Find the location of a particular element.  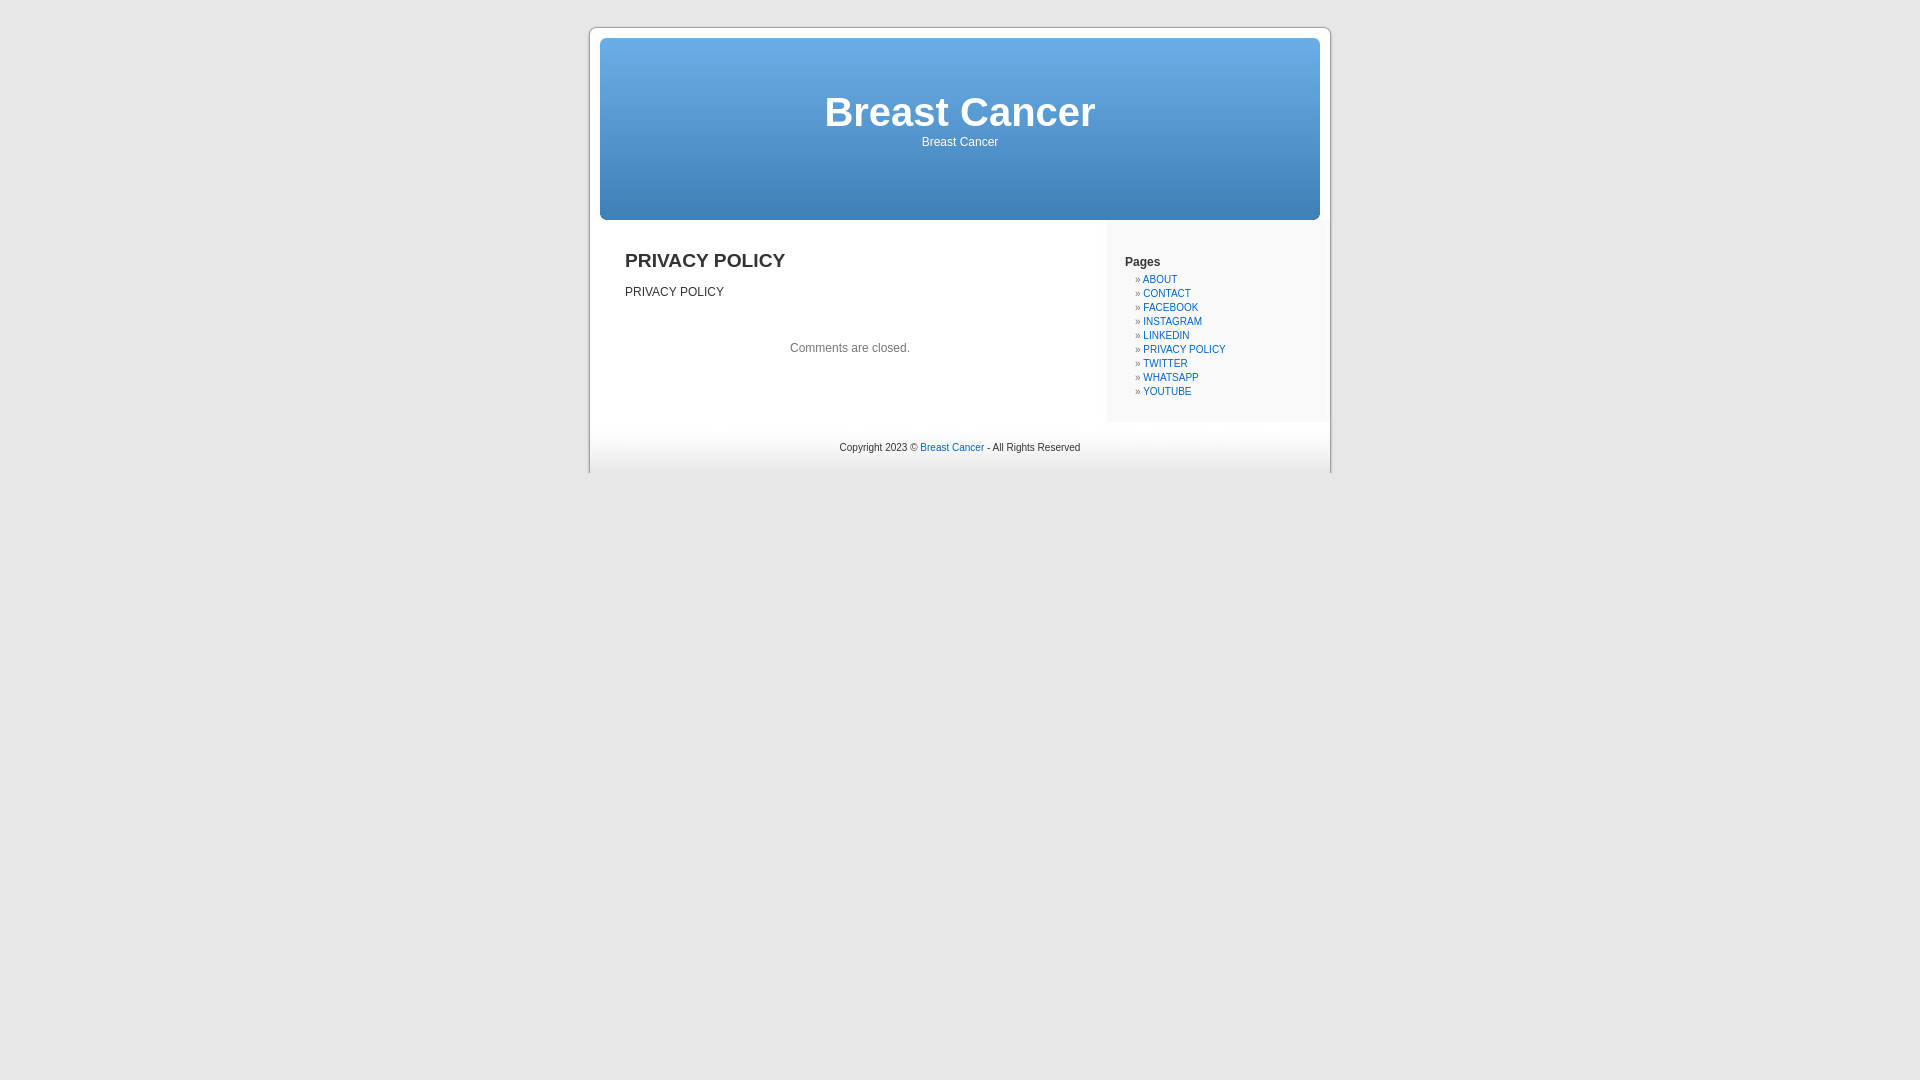

'TWITTER' is located at coordinates (1165, 363).